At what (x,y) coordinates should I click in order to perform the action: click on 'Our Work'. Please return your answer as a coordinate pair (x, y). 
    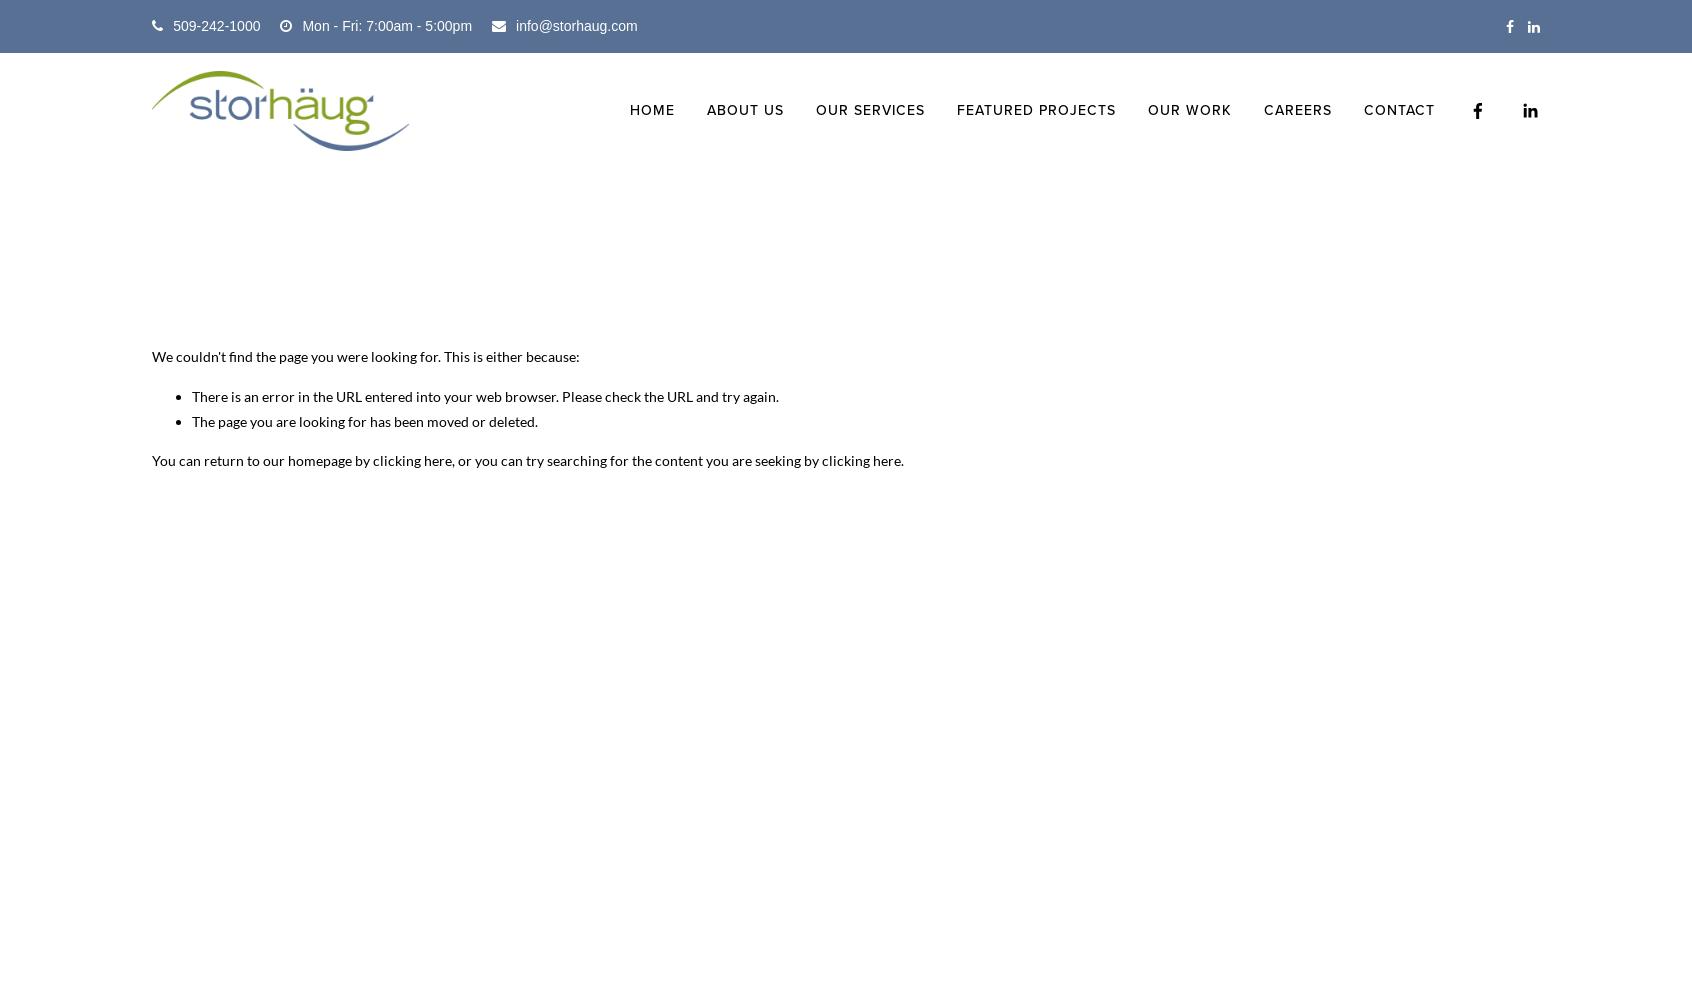
    Looking at the image, I should click on (1188, 109).